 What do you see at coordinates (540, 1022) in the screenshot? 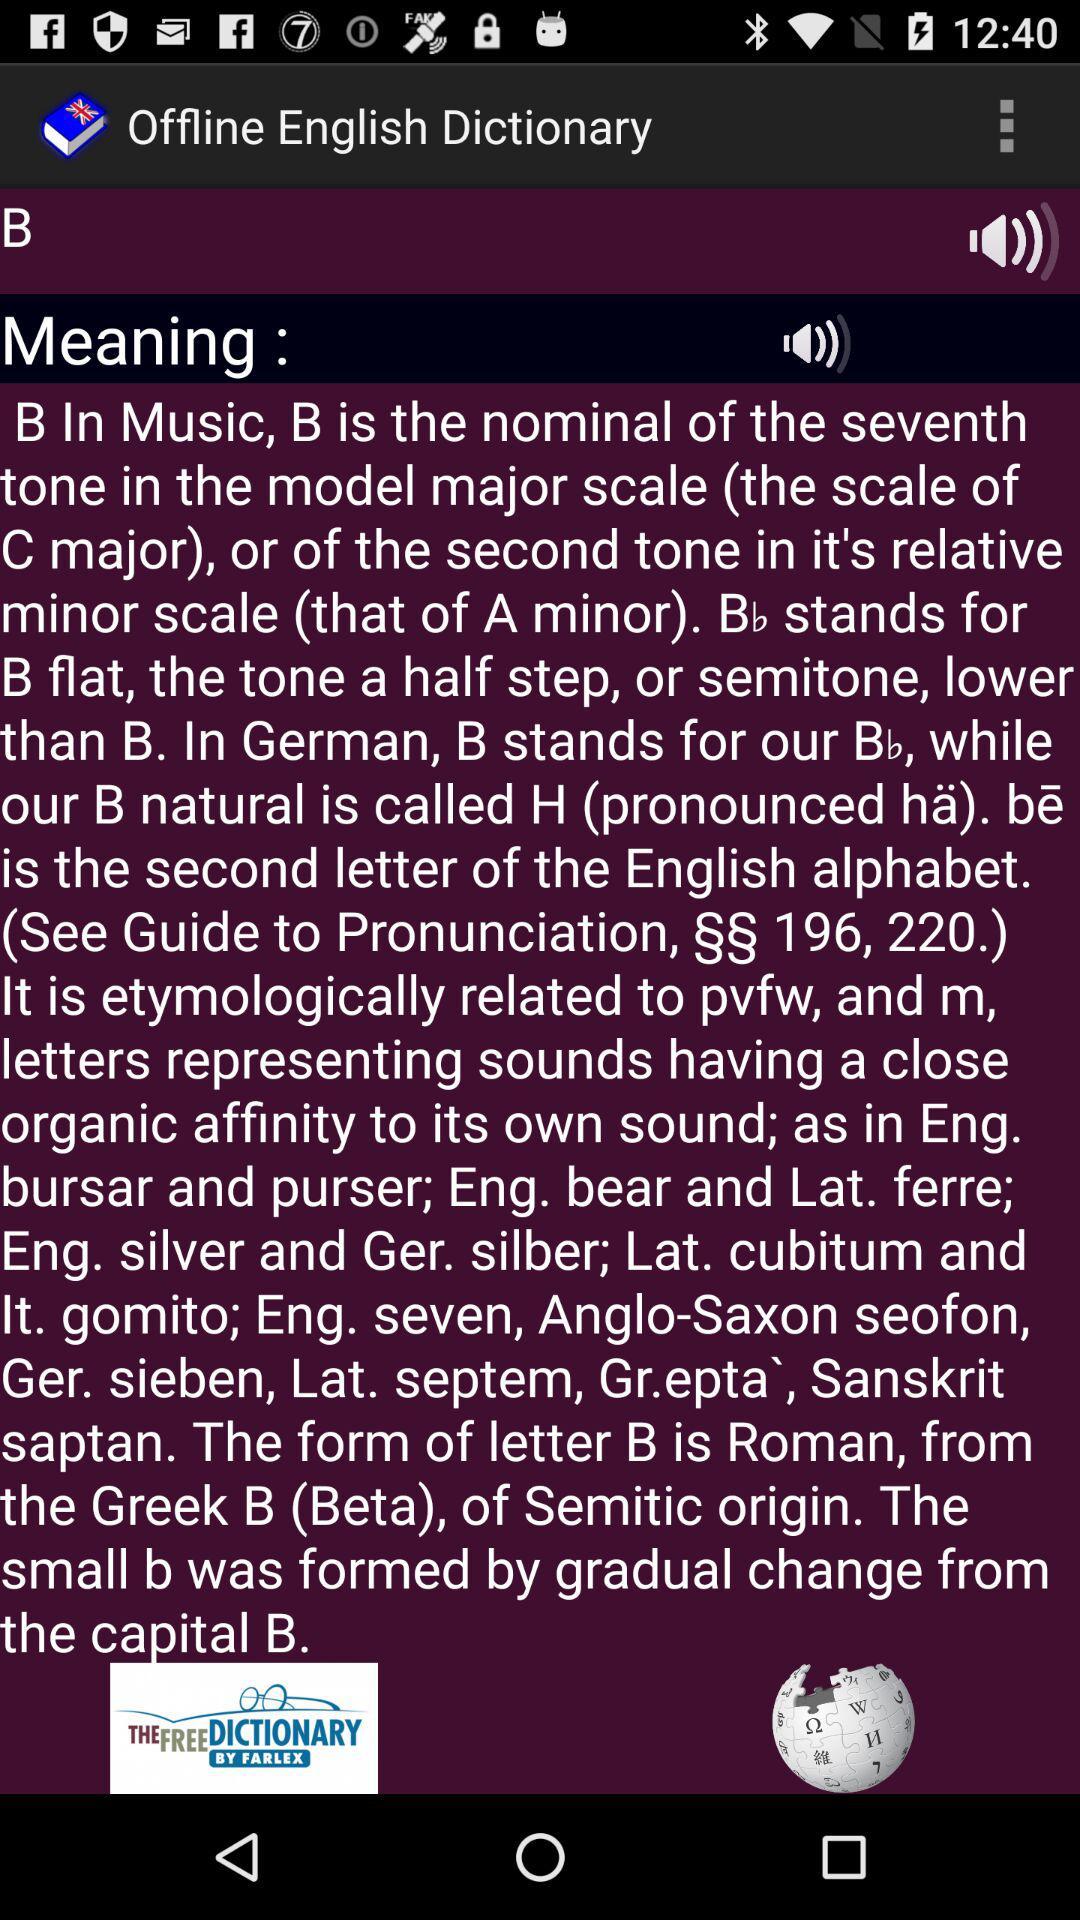
I see `the item at the center` at bounding box center [540, 1022].